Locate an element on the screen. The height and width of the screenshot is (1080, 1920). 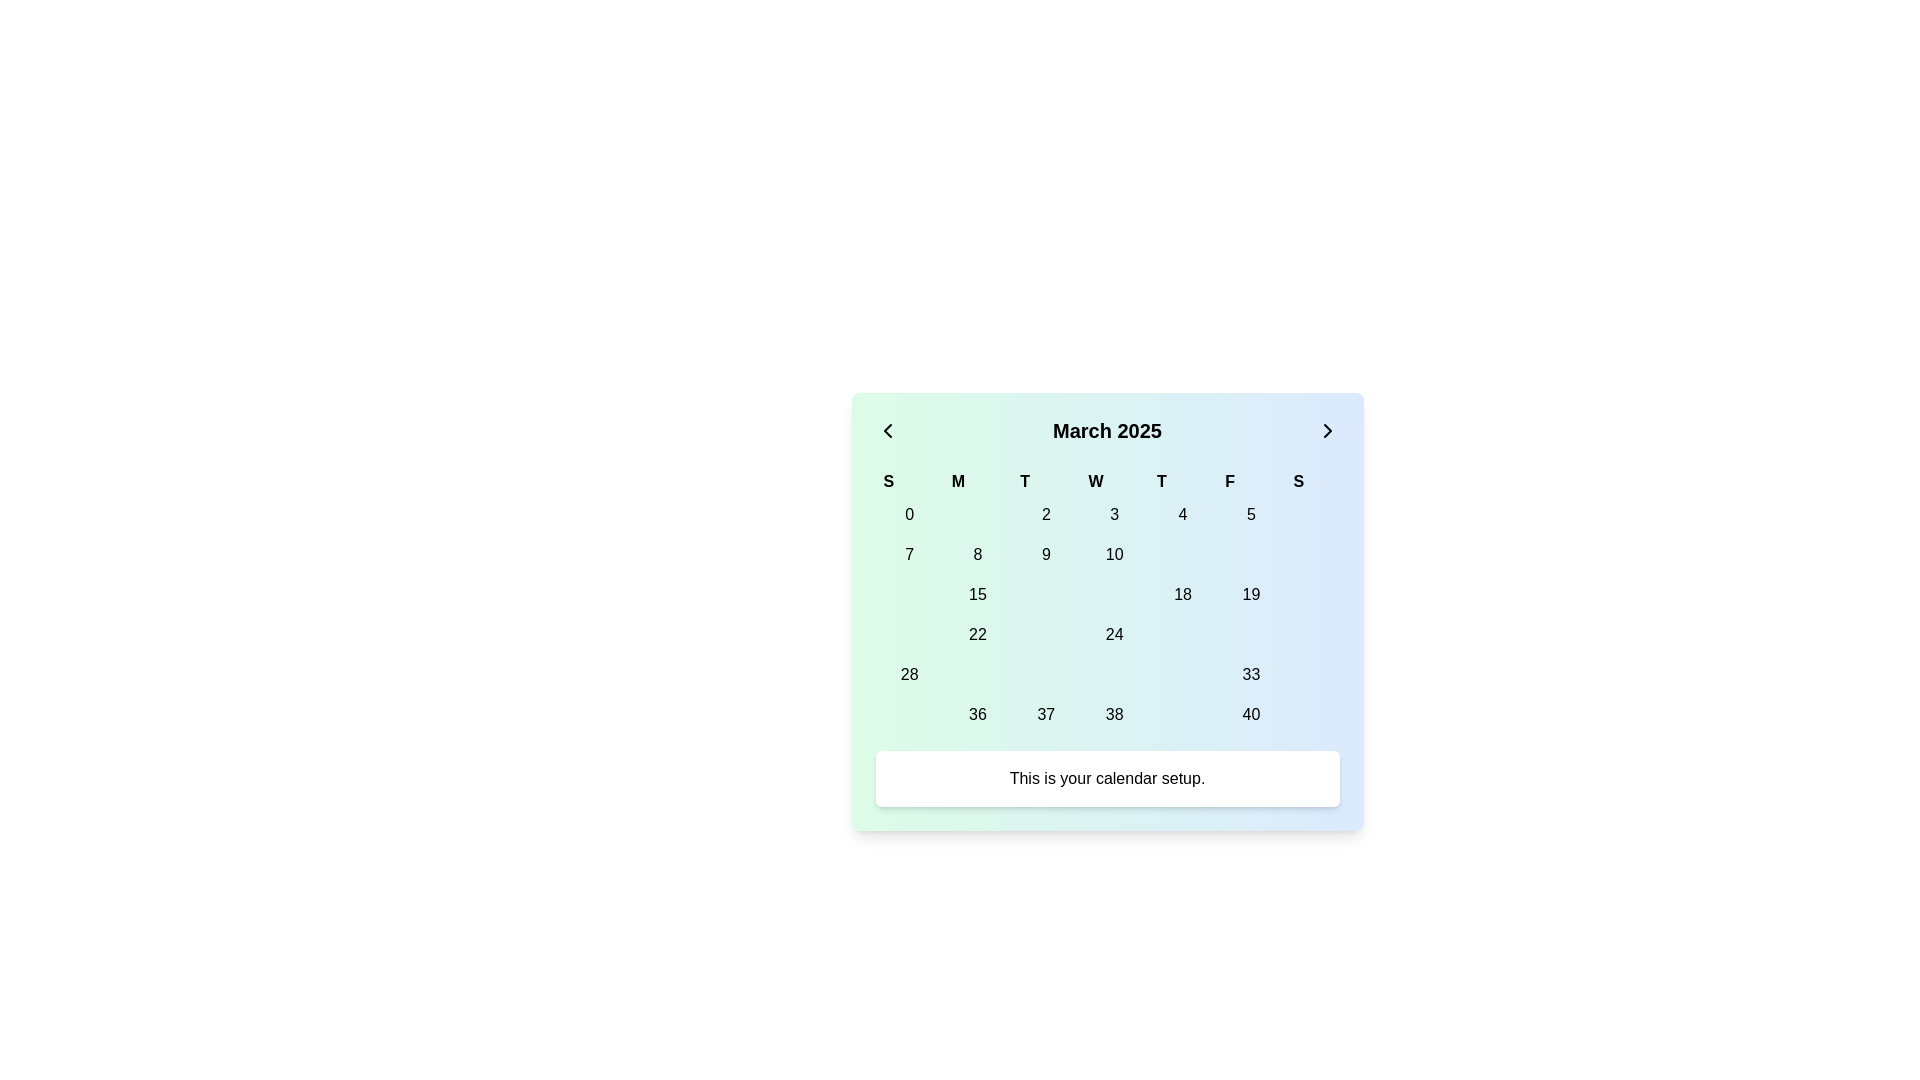
the Text Label displaying the date '2' under the 'T' column in the calendar for March 2025 is located at coordinates (1045, 514).